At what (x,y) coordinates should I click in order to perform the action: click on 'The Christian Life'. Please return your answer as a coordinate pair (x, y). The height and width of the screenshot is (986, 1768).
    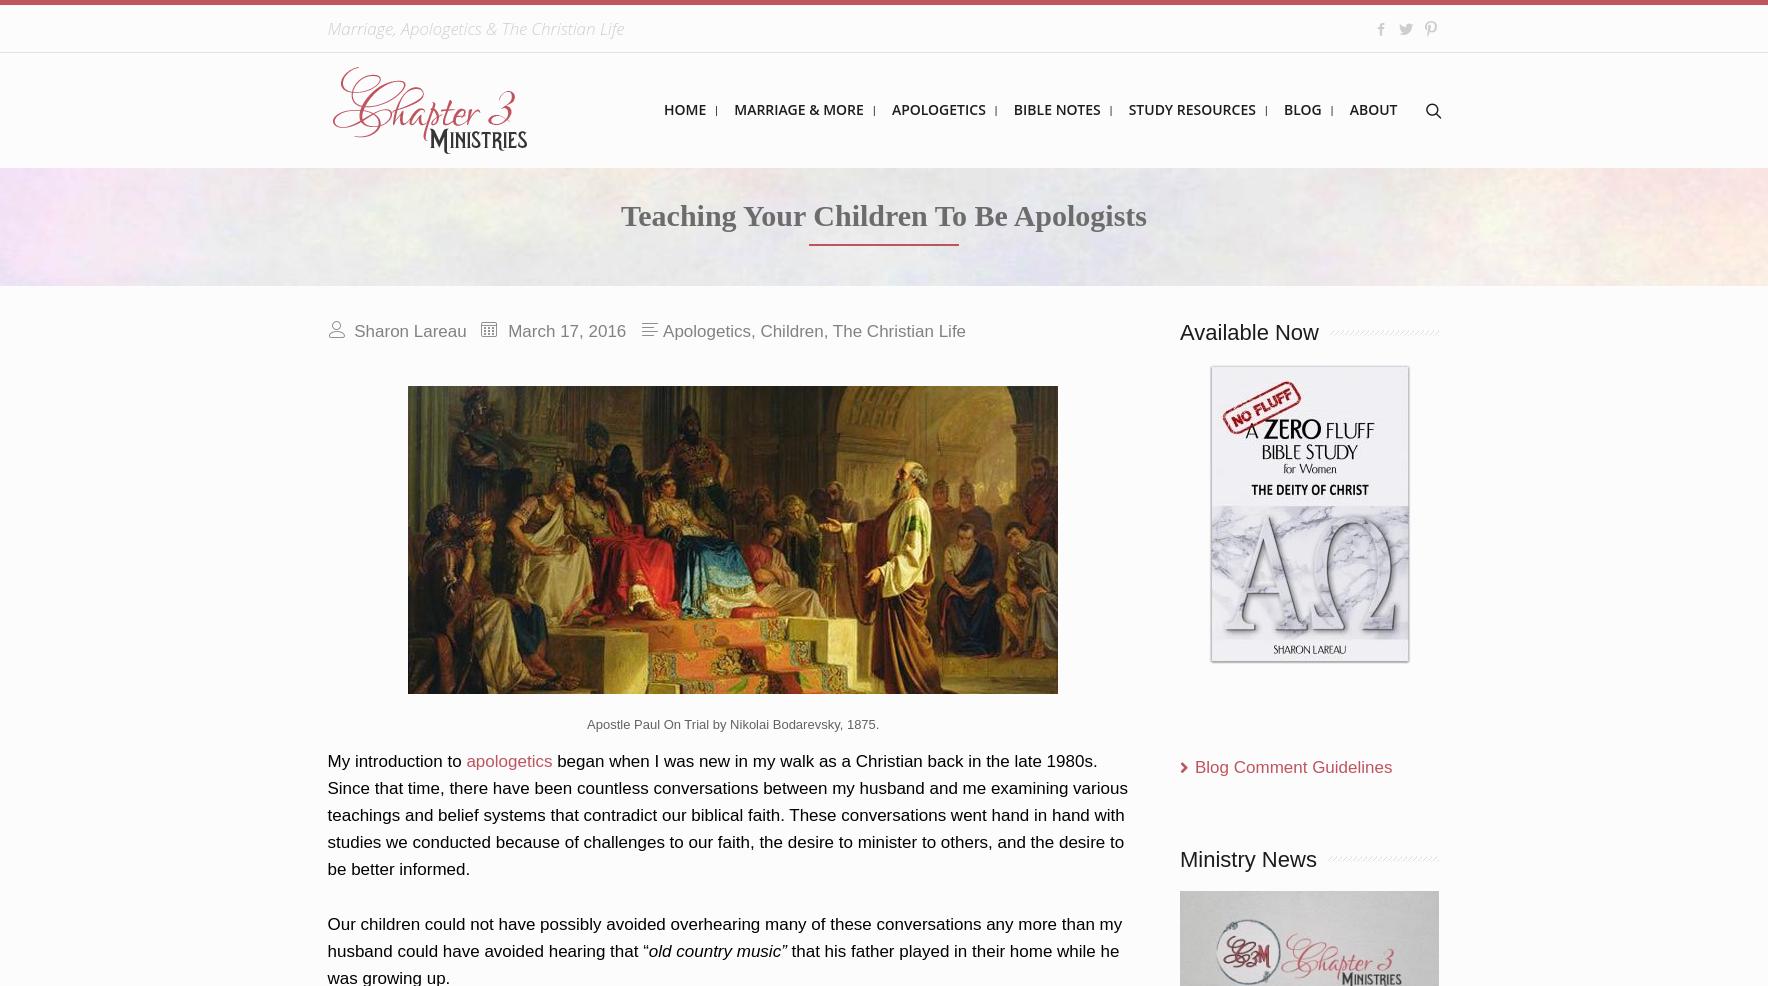
    Looking at the image, I should click on (898, 330).